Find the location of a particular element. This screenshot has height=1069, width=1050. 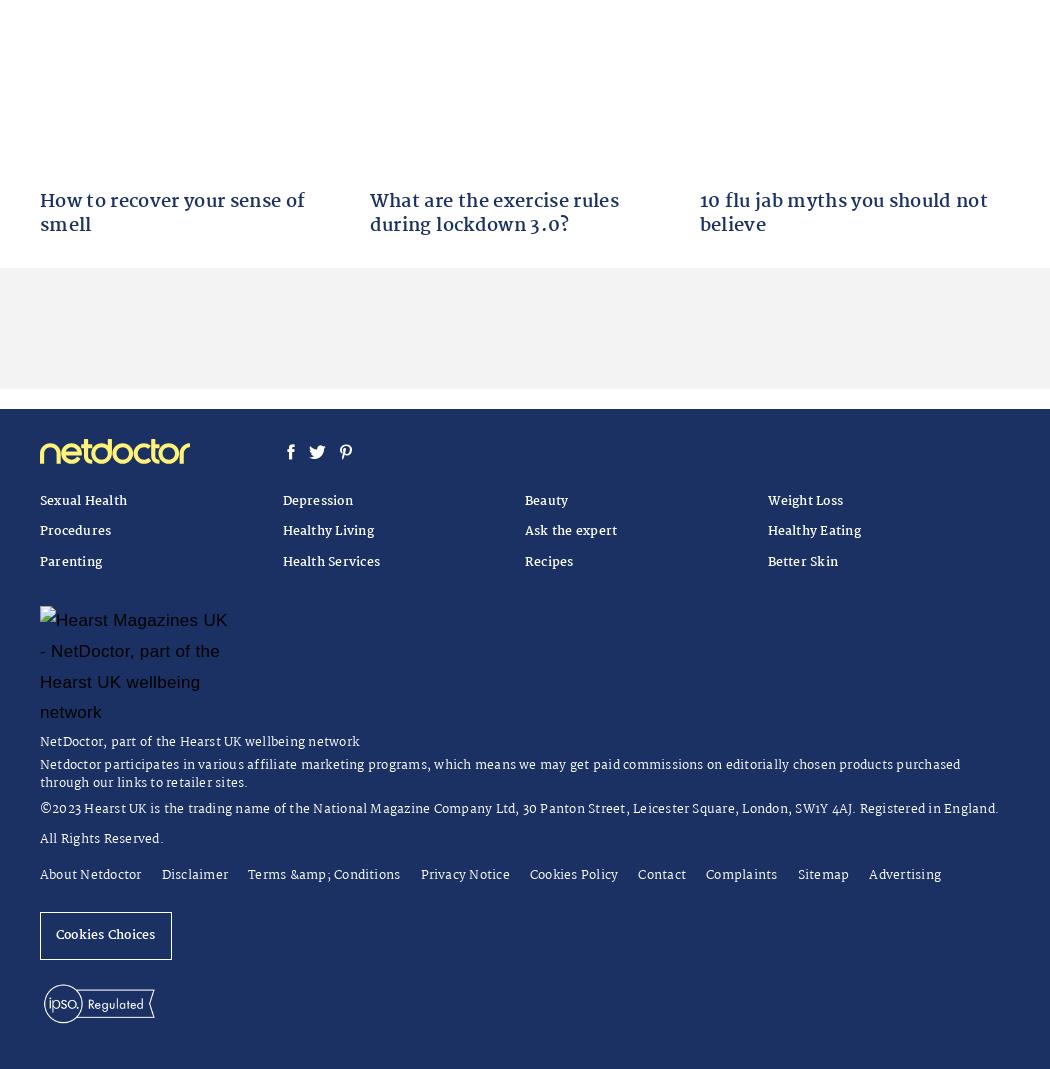

'Terms &amp; Conditions' is located at coordinates (324, 873).